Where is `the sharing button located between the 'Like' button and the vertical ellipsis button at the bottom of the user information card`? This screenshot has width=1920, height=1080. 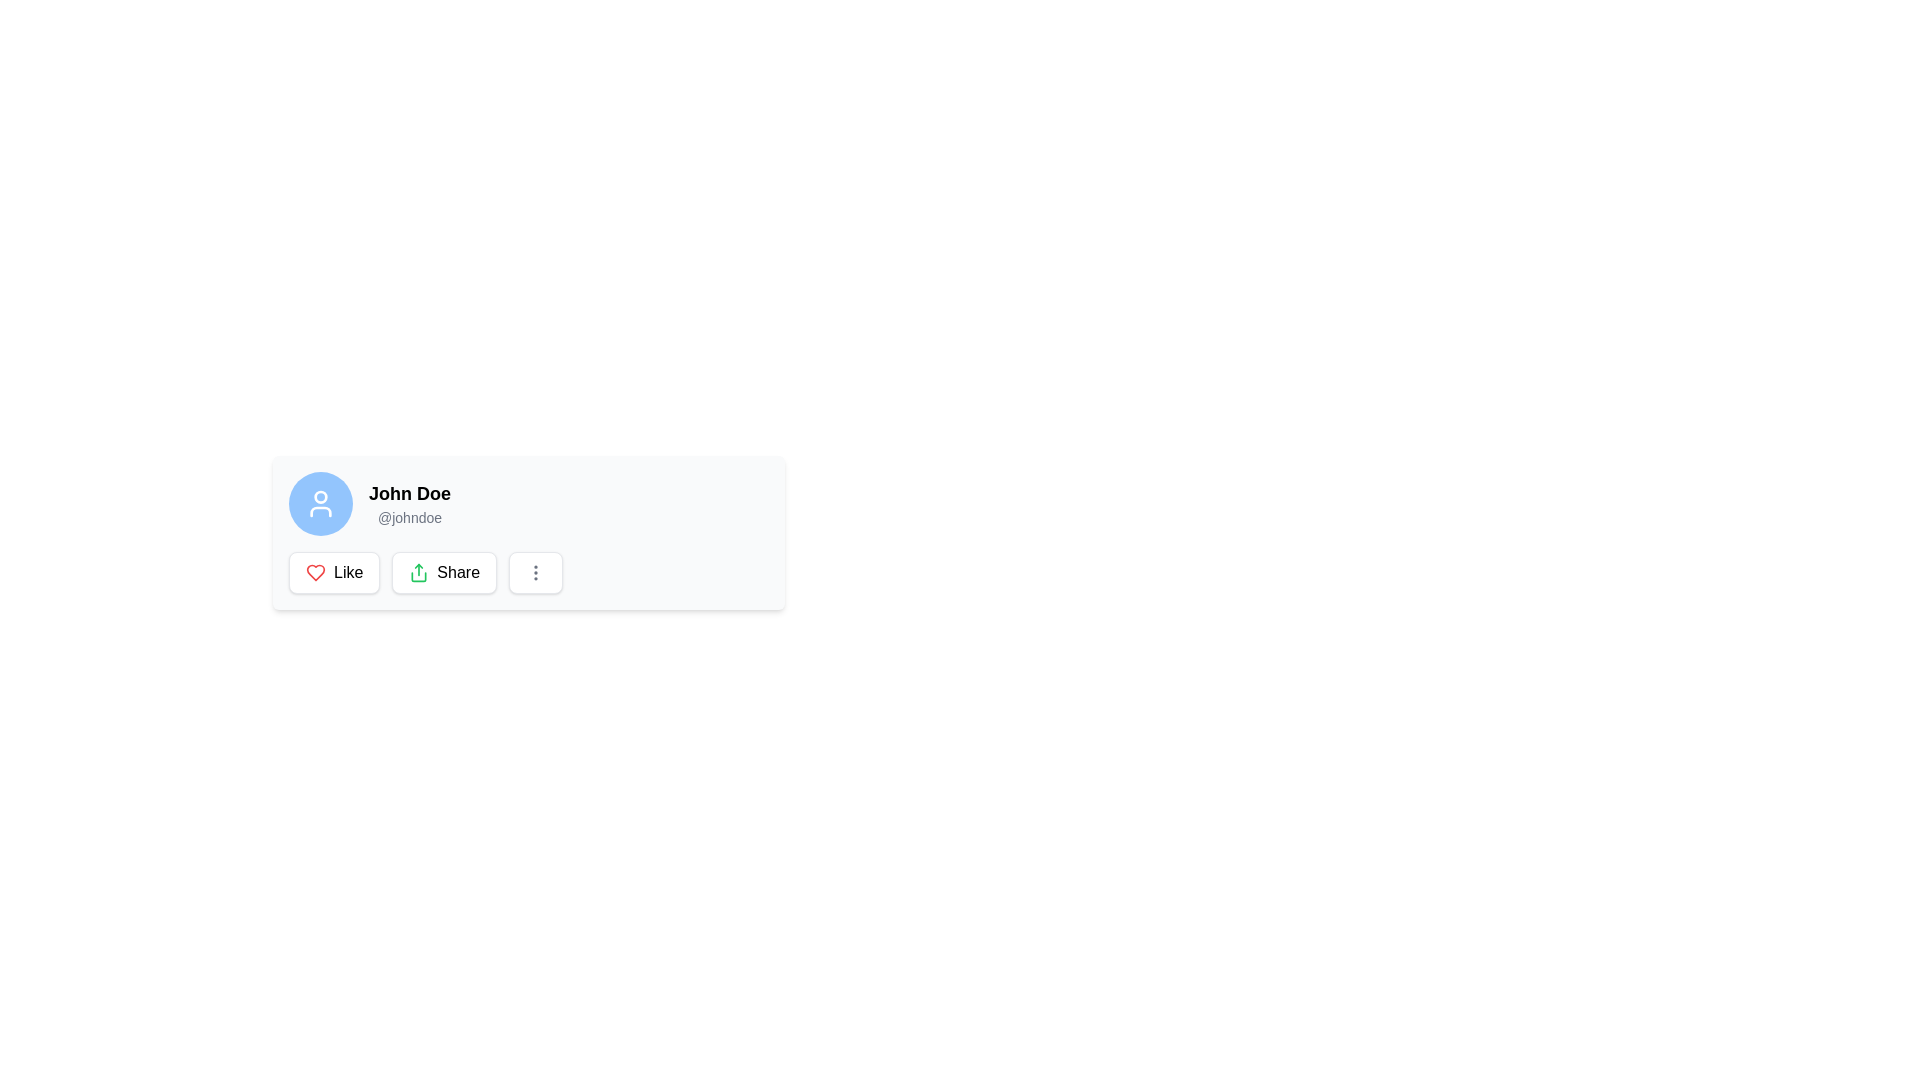 the sharing button located between the 'Like' button and the vertical ellipsis button at the bottom of the user information card is located at coordinates (443, 573).